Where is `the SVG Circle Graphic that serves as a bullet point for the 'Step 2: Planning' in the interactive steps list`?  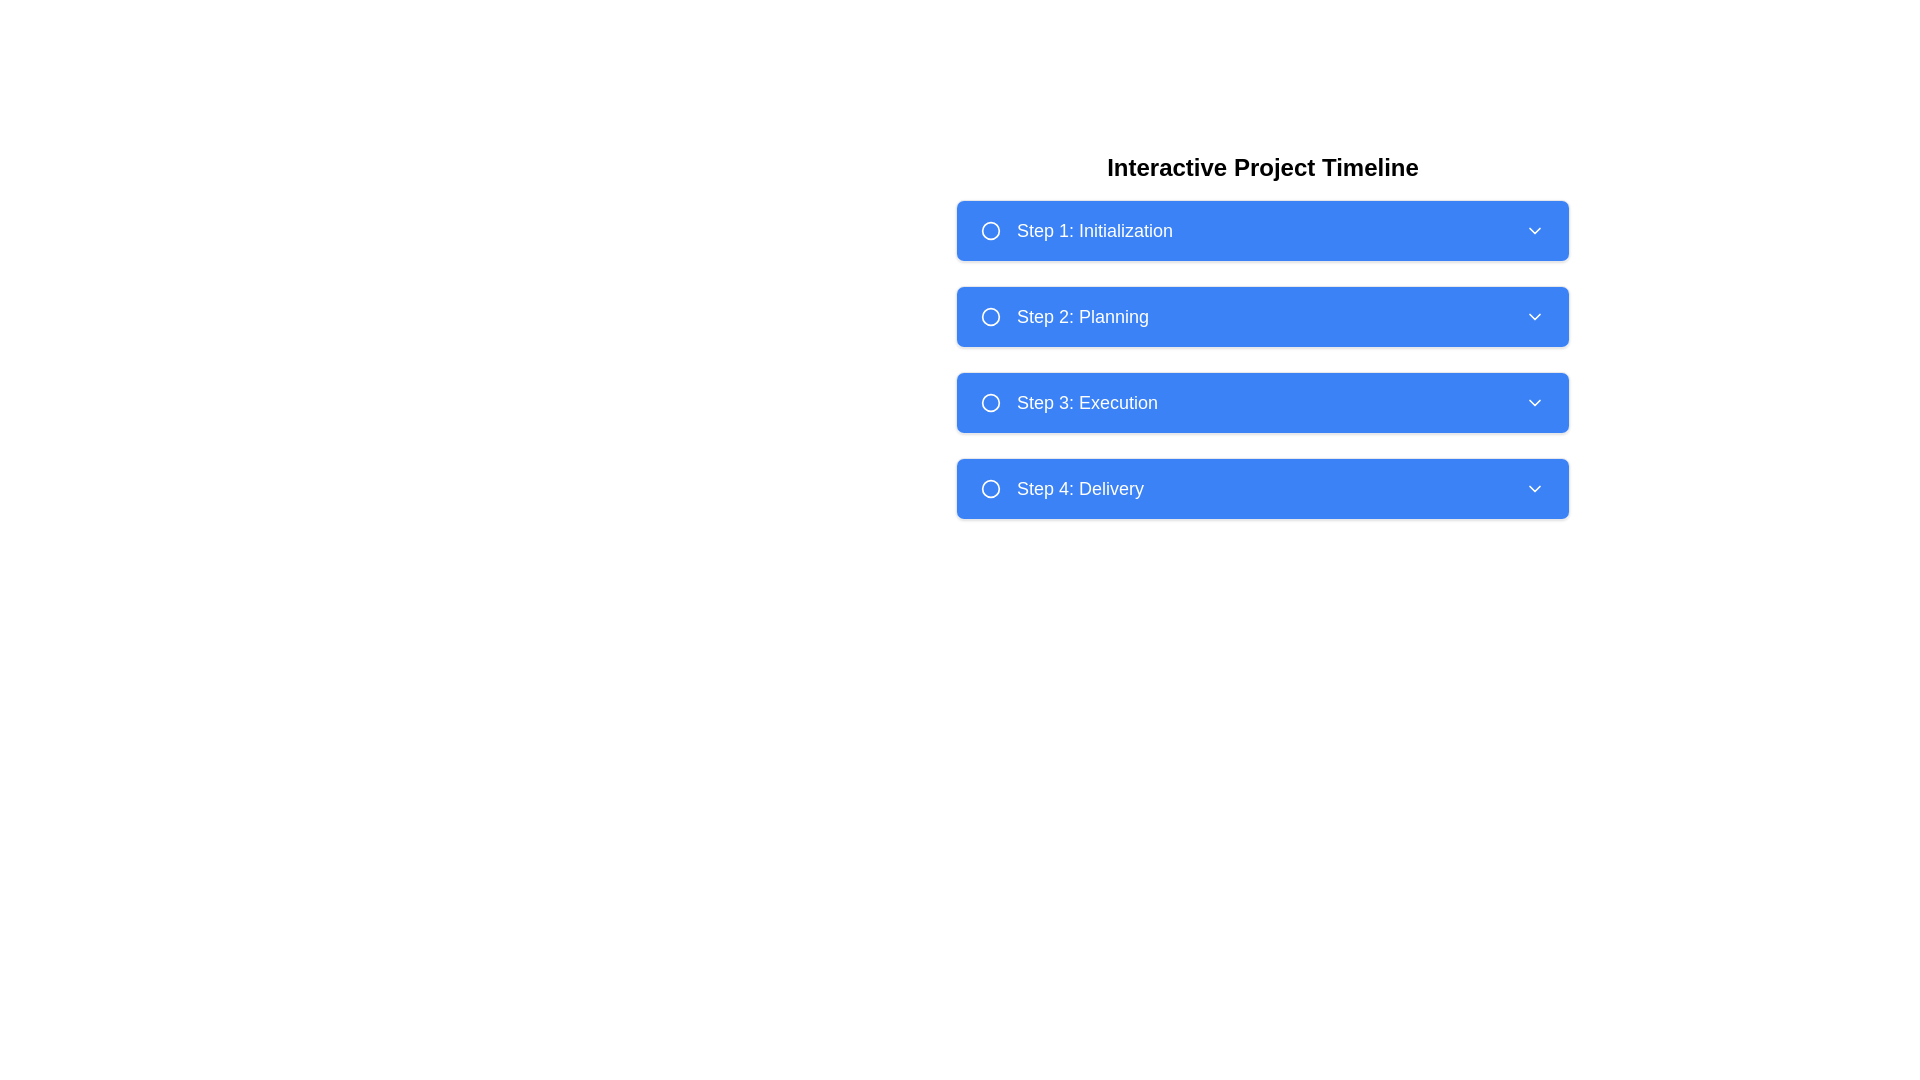 the SVG Circle Graphic that serves as a bullet point for the 'Step 2: Planning' in the interactive steps list is located at coordinates (990, 315).